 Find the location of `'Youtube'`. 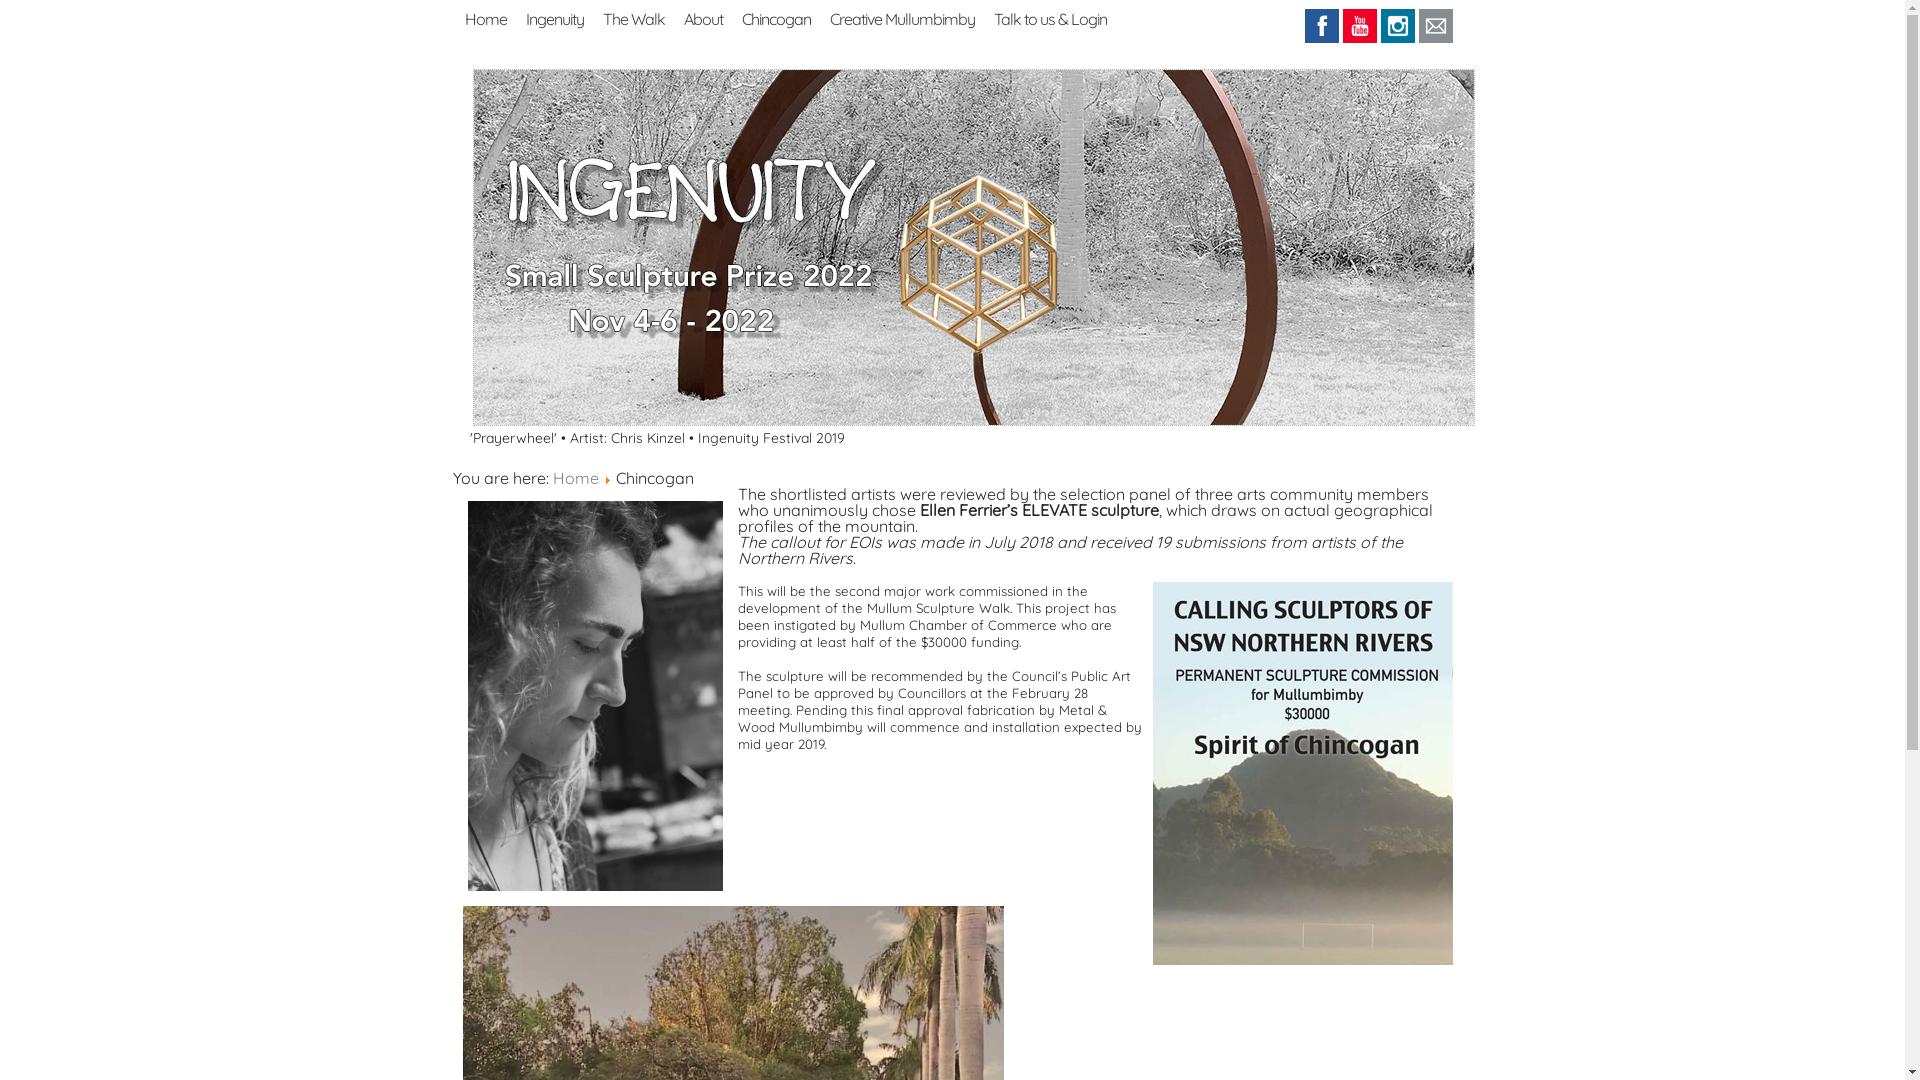

'Youtube' is located at coordinates (1348, 26).